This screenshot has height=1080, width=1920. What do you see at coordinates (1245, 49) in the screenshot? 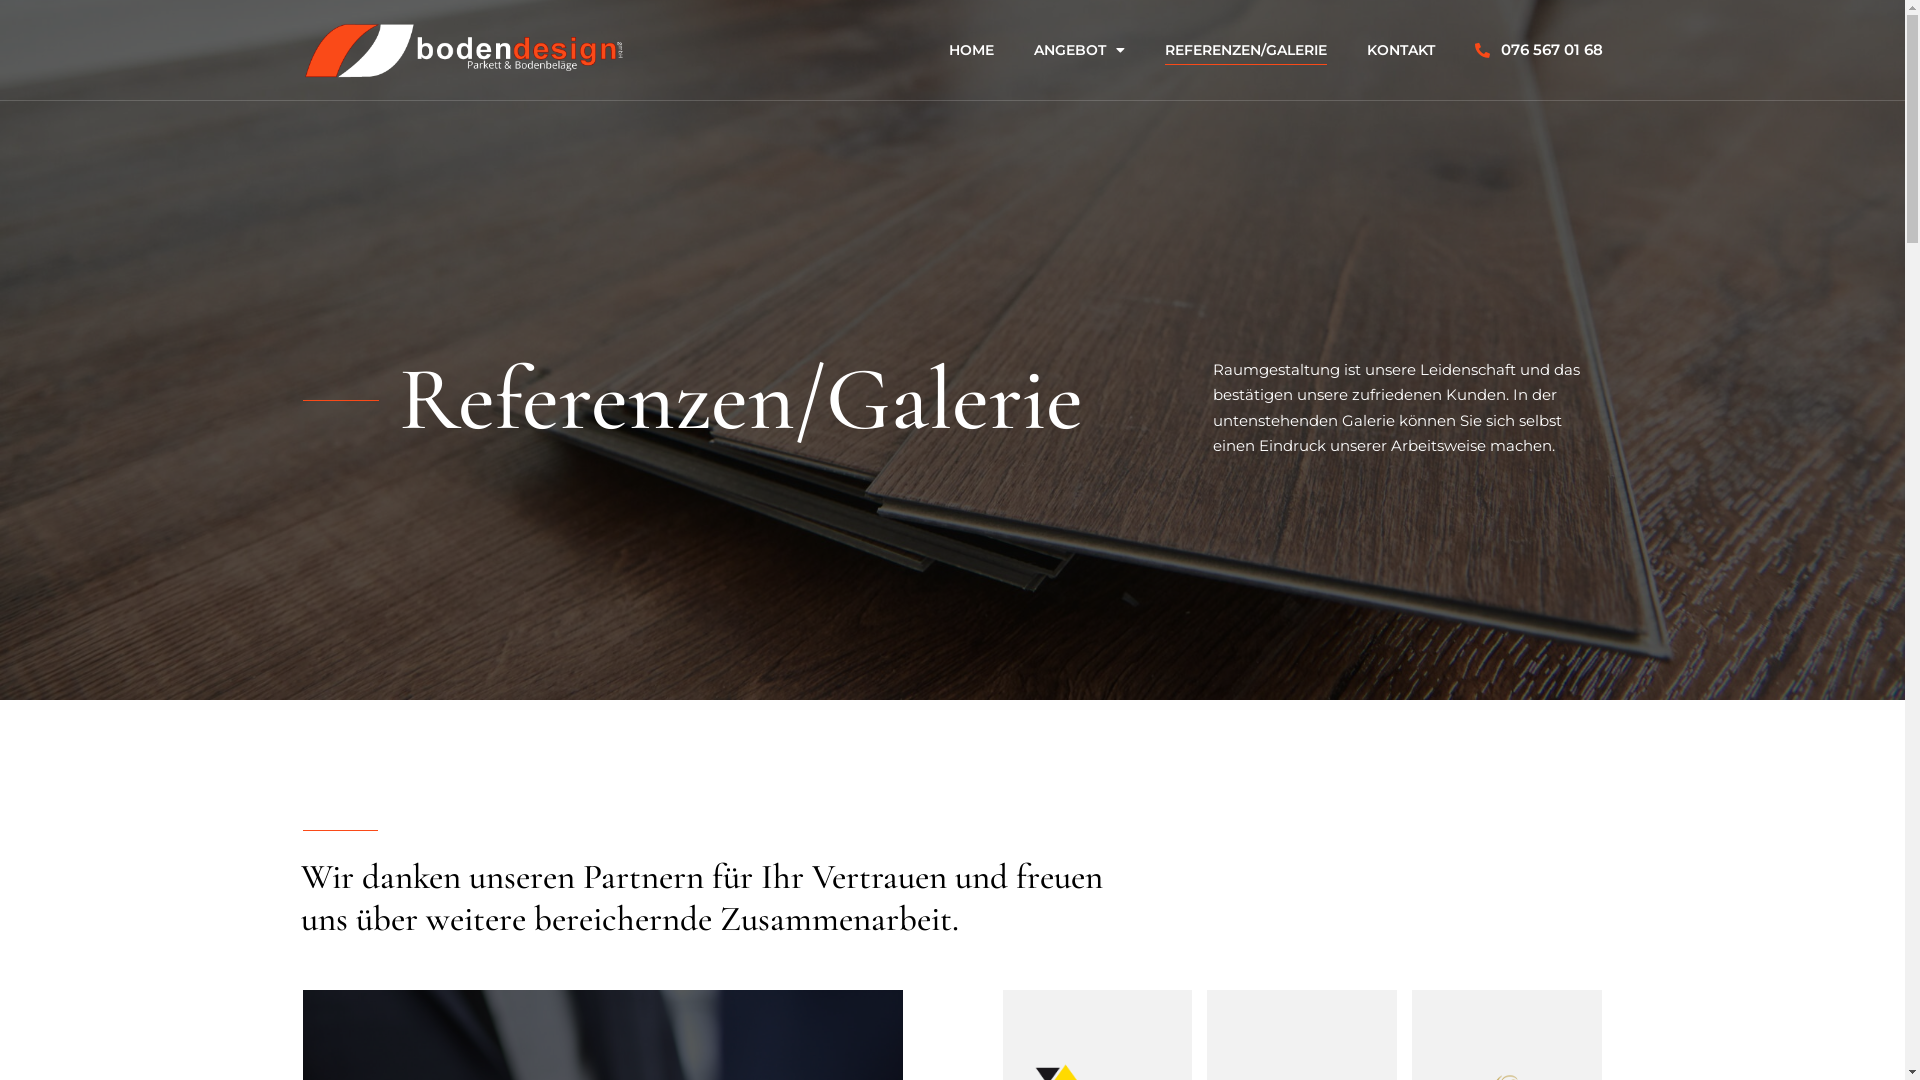
I see `'REFERENZEN/GALERIE'` at bounding box center [1245, 49].